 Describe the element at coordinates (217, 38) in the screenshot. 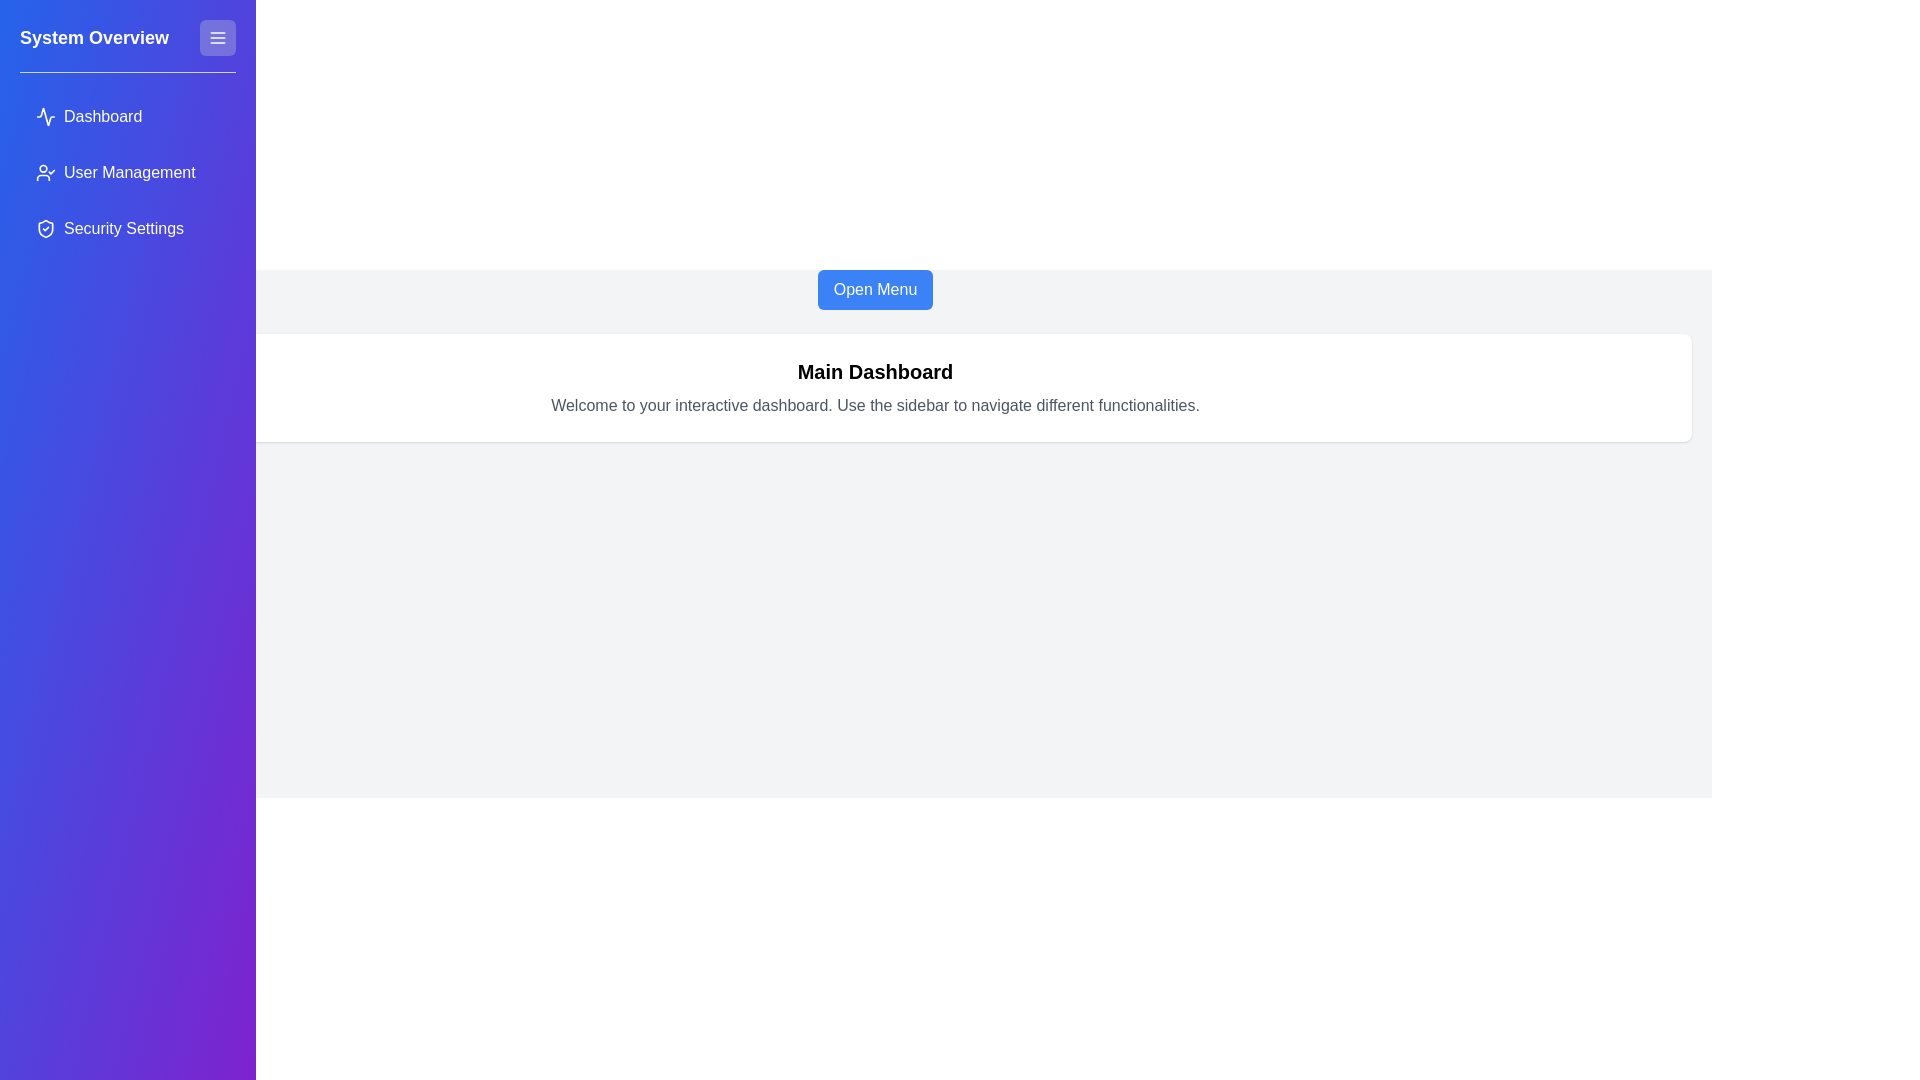

I see `the menu icon to toggle the sidebar visibility` at that location.